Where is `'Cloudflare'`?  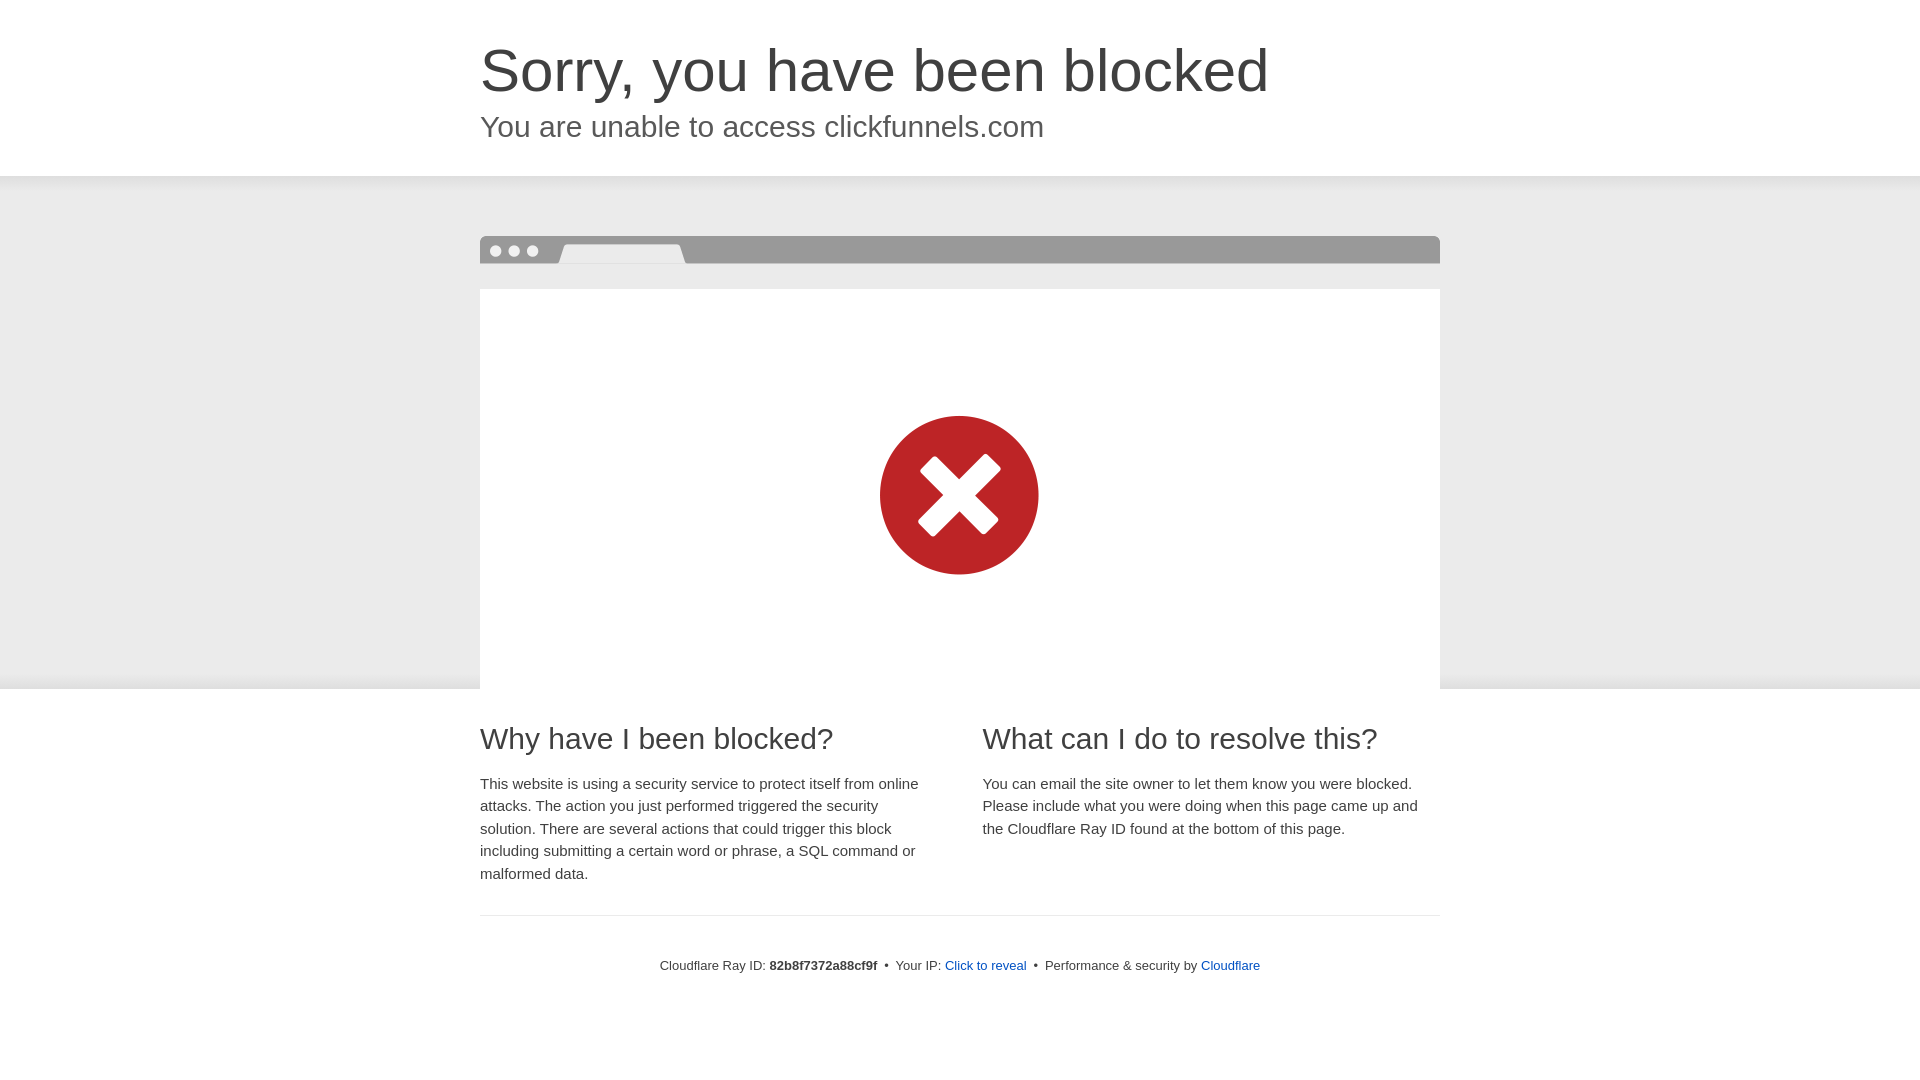
'Cloudflare' is located at coordinates (1229, 964).